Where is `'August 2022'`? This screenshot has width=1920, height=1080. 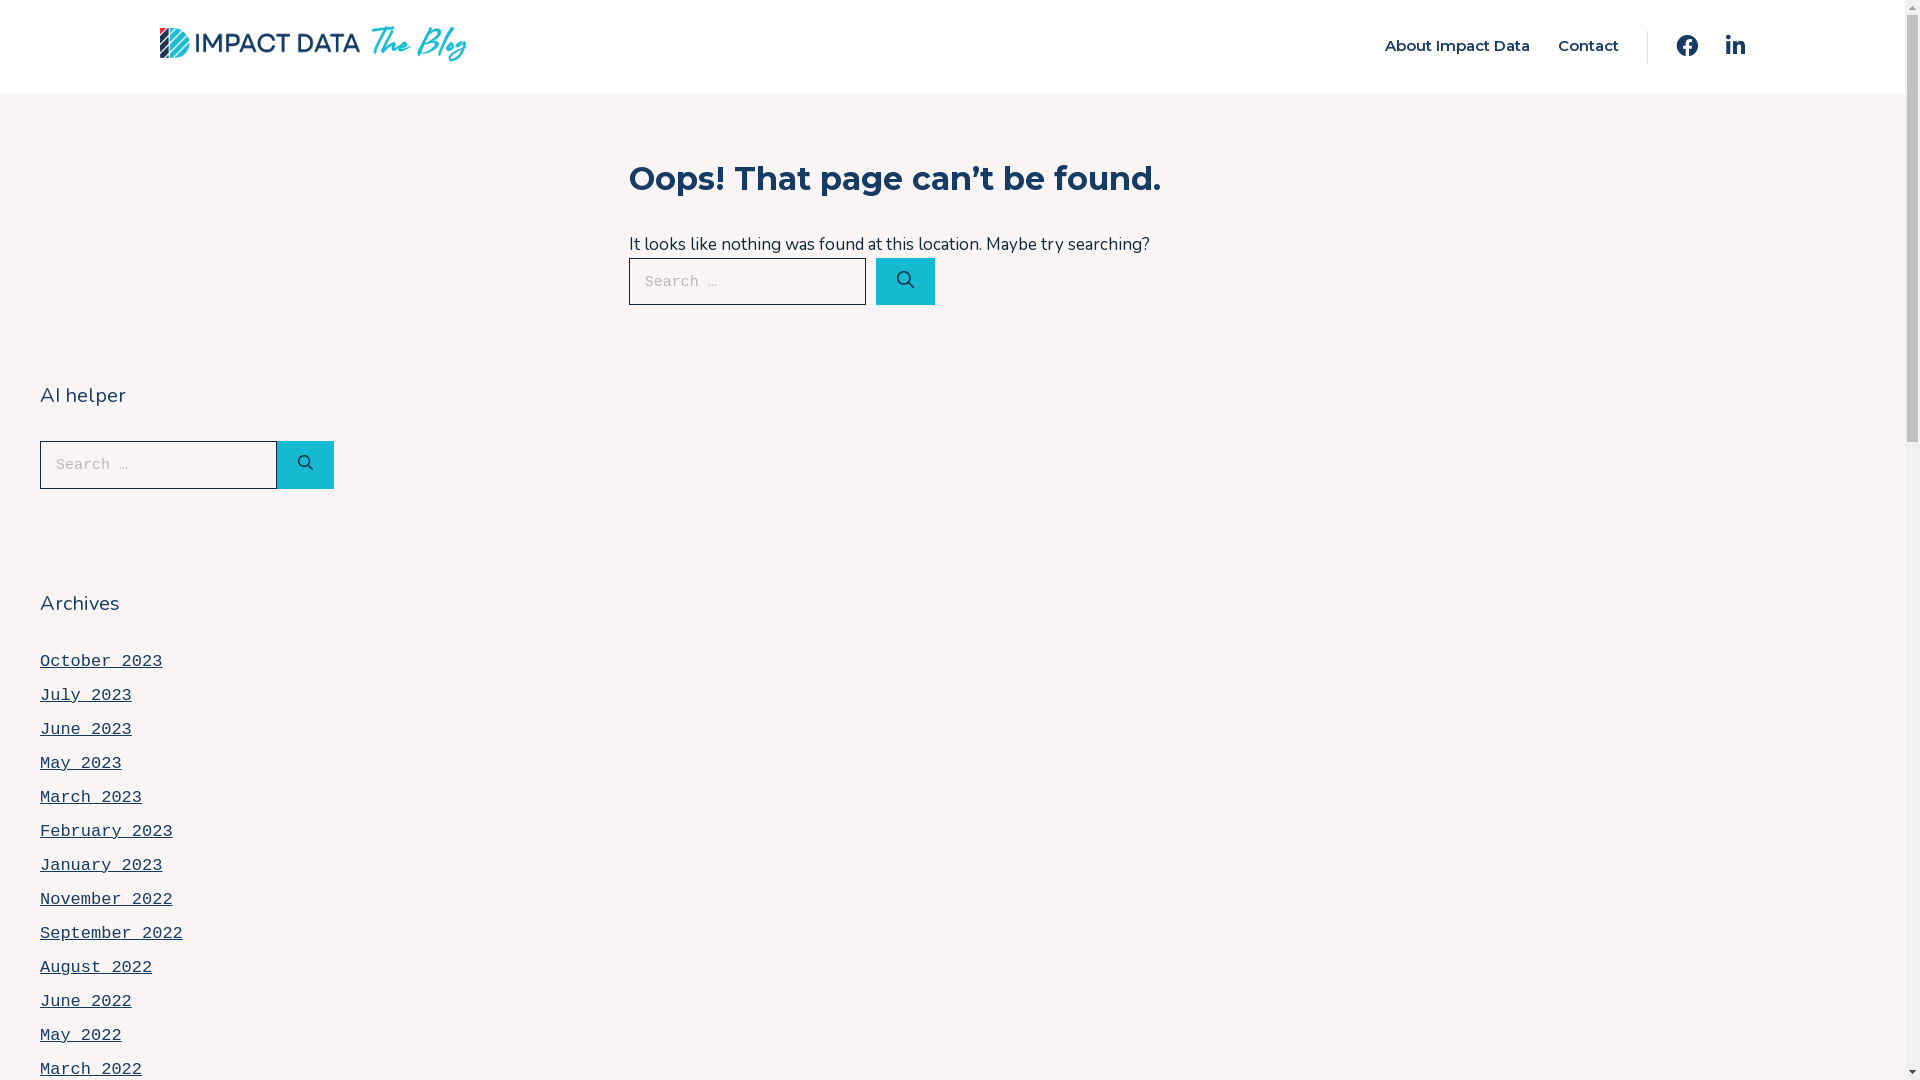
'August 2022' is located at coordinates (39, 966).